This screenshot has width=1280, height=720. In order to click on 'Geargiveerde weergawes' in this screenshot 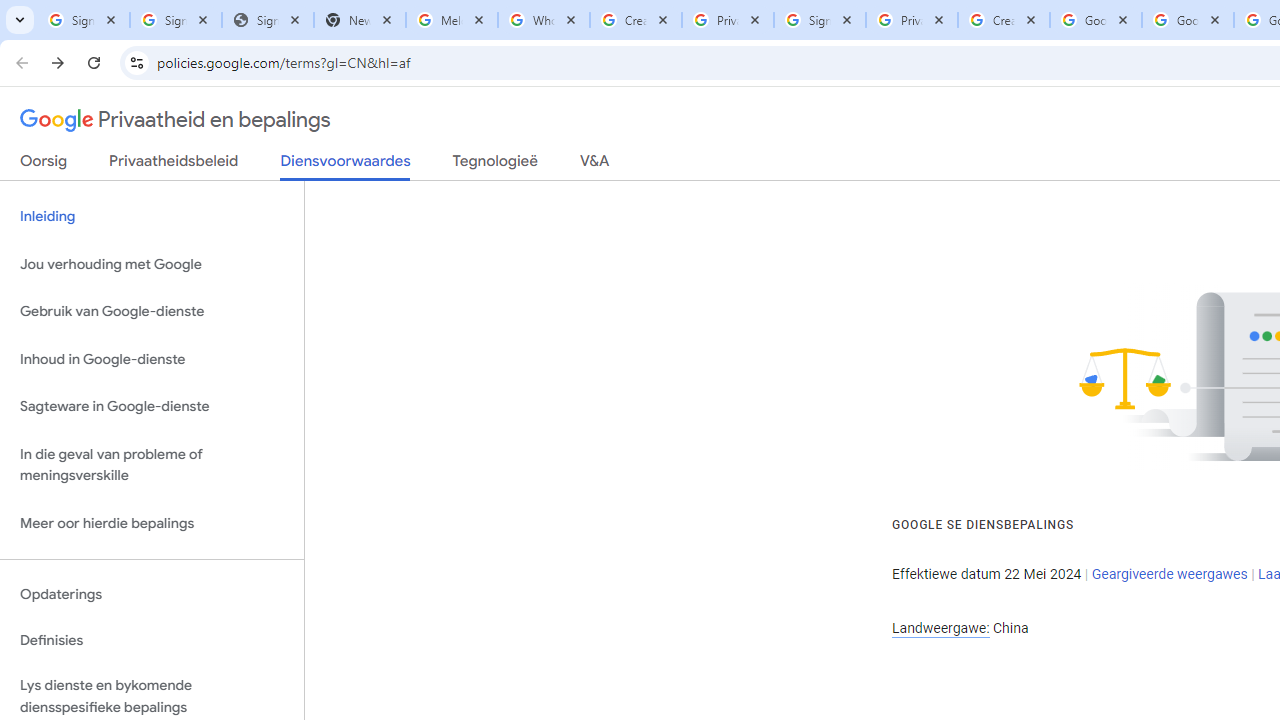, I will do `click(1169, 574)`.